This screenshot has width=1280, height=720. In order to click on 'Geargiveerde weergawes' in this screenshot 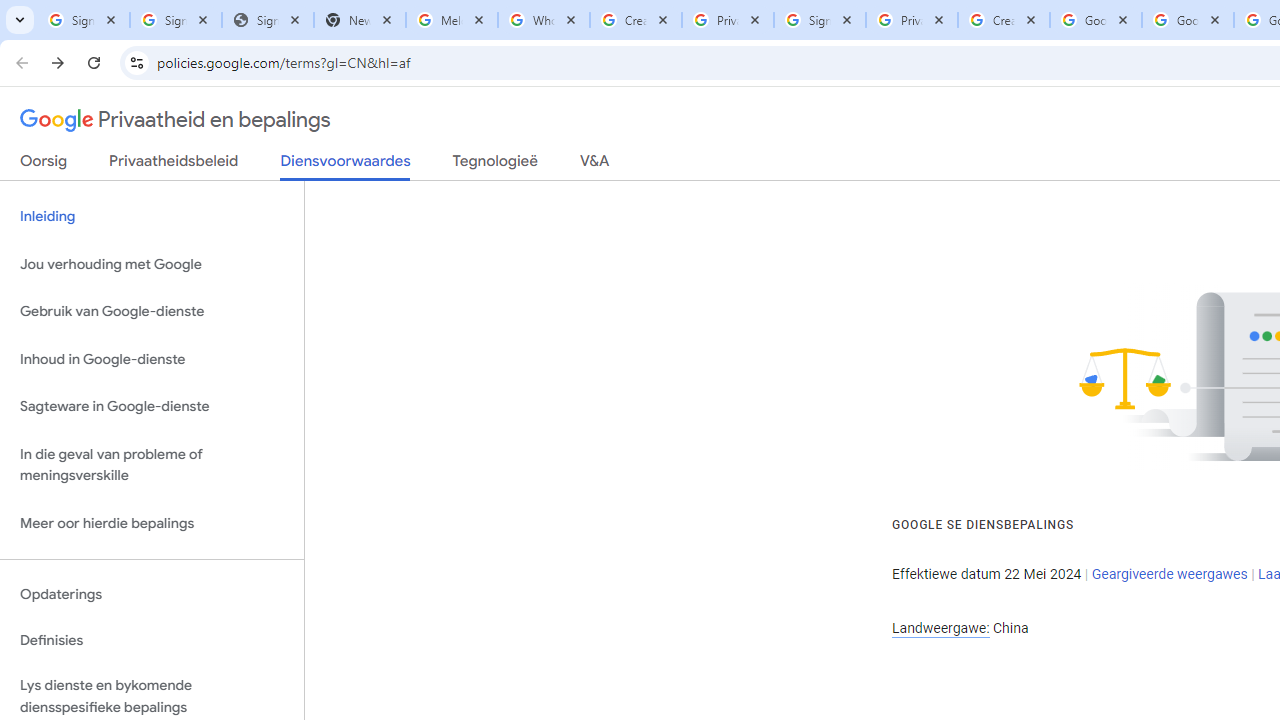, I will do `click(1169, 574)`.